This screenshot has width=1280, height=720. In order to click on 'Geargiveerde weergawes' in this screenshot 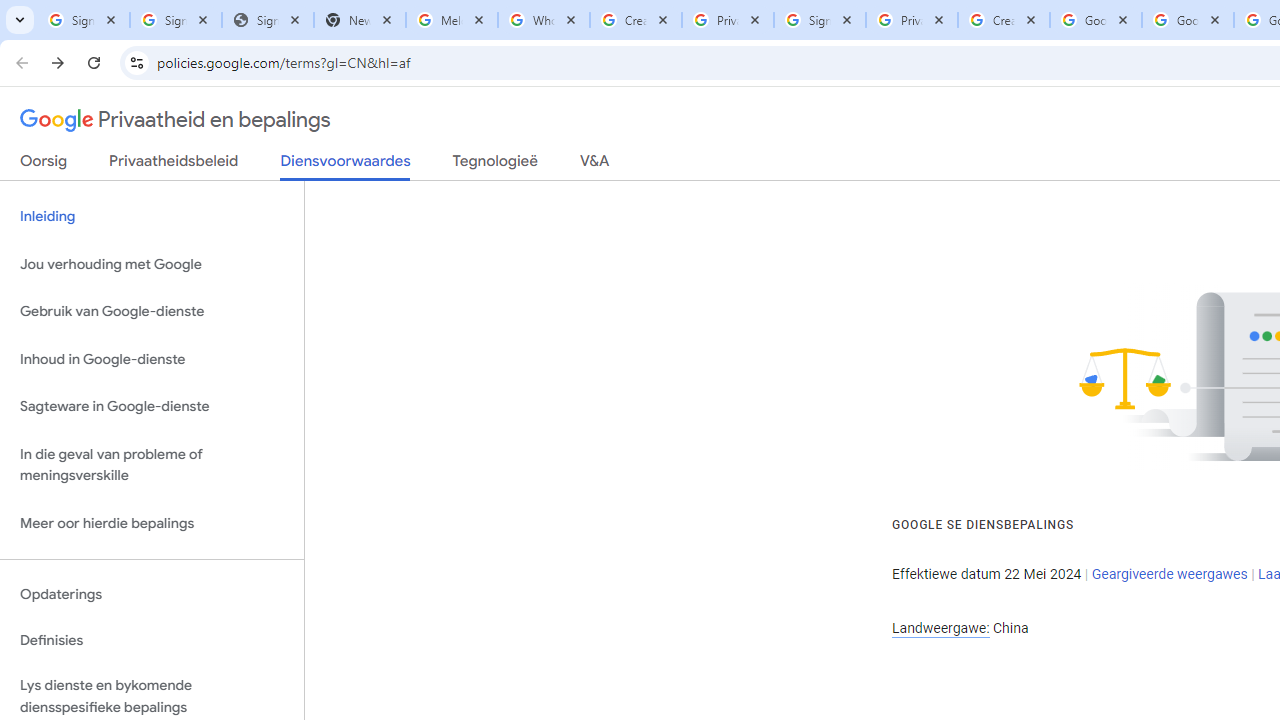, I will do `click(1169, 574)`.